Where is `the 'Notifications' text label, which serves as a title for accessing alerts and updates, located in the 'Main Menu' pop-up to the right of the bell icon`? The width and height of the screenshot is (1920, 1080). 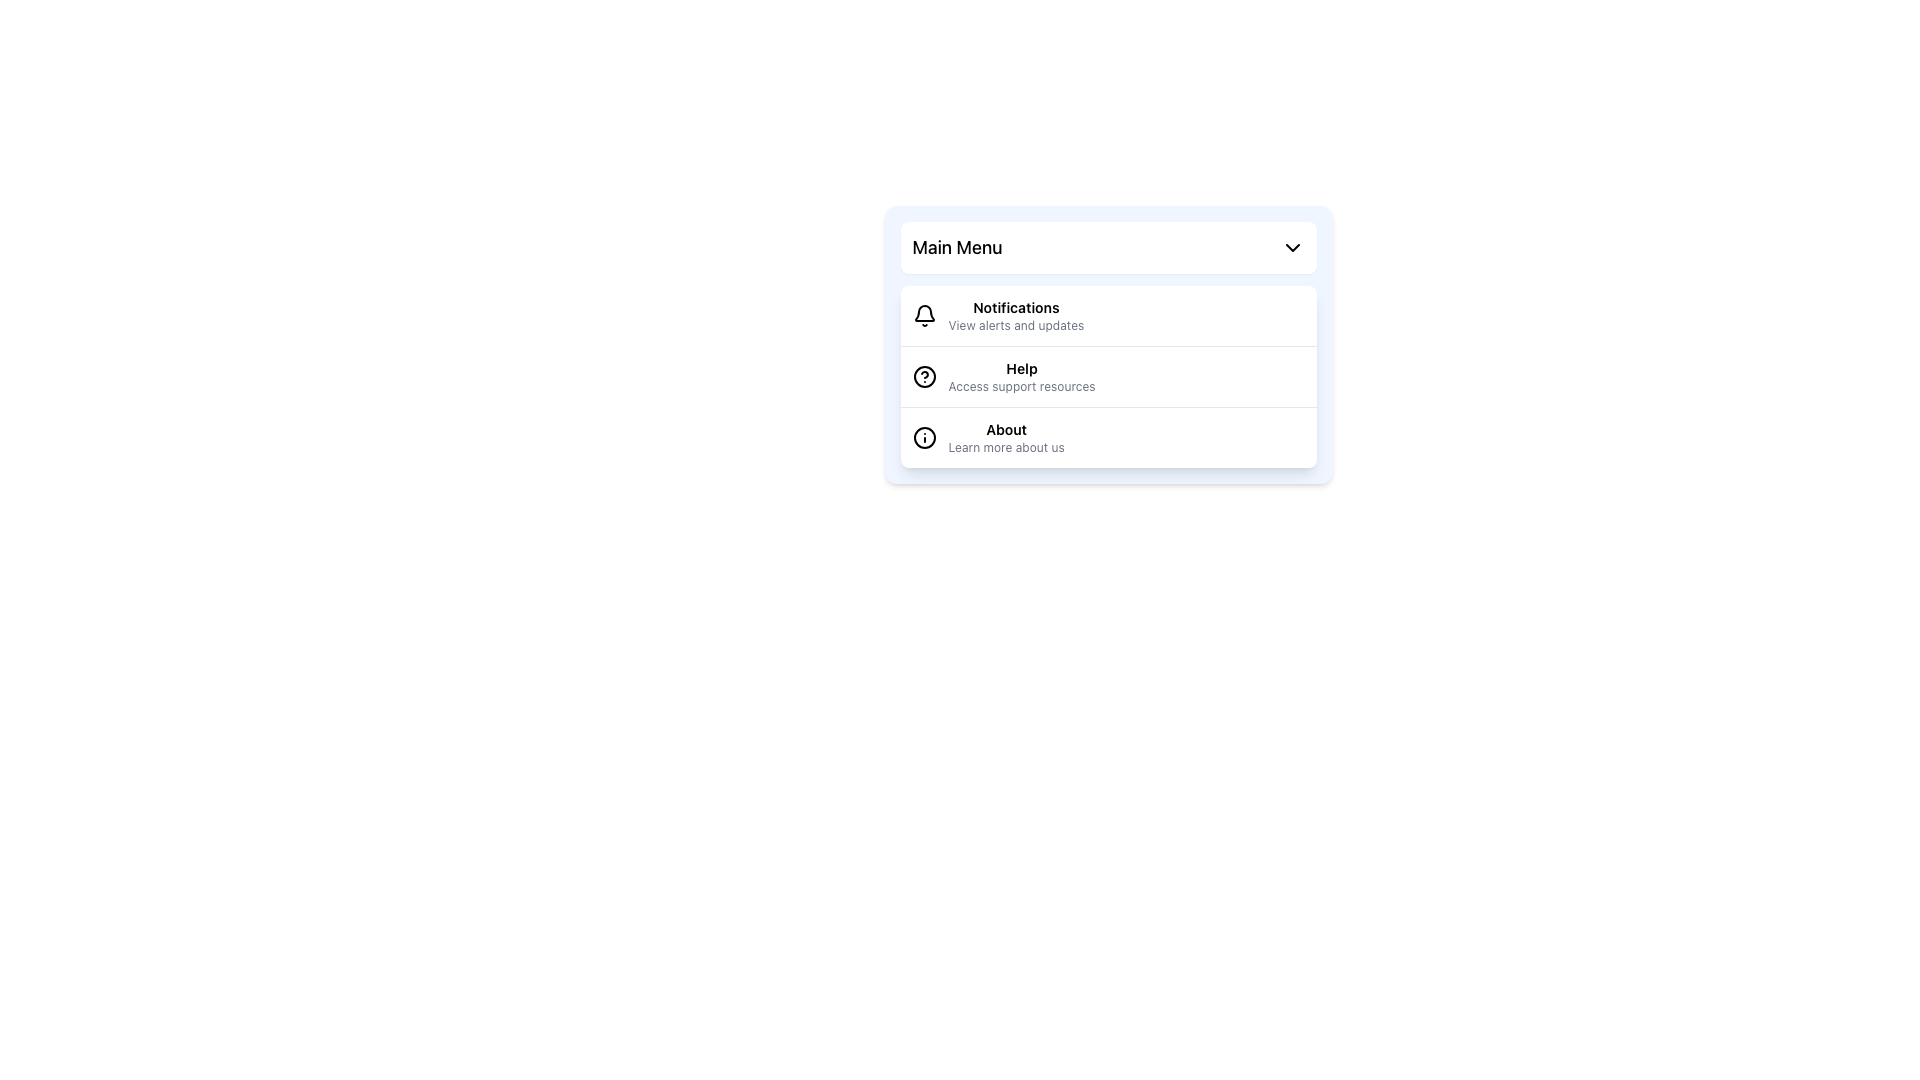
the 'Notifications' text label, which serves as a title for accessing alerts and updates, located in the 'Main Menu' pop-up to the right of the bell icon is located at coordinates (1016, 315).